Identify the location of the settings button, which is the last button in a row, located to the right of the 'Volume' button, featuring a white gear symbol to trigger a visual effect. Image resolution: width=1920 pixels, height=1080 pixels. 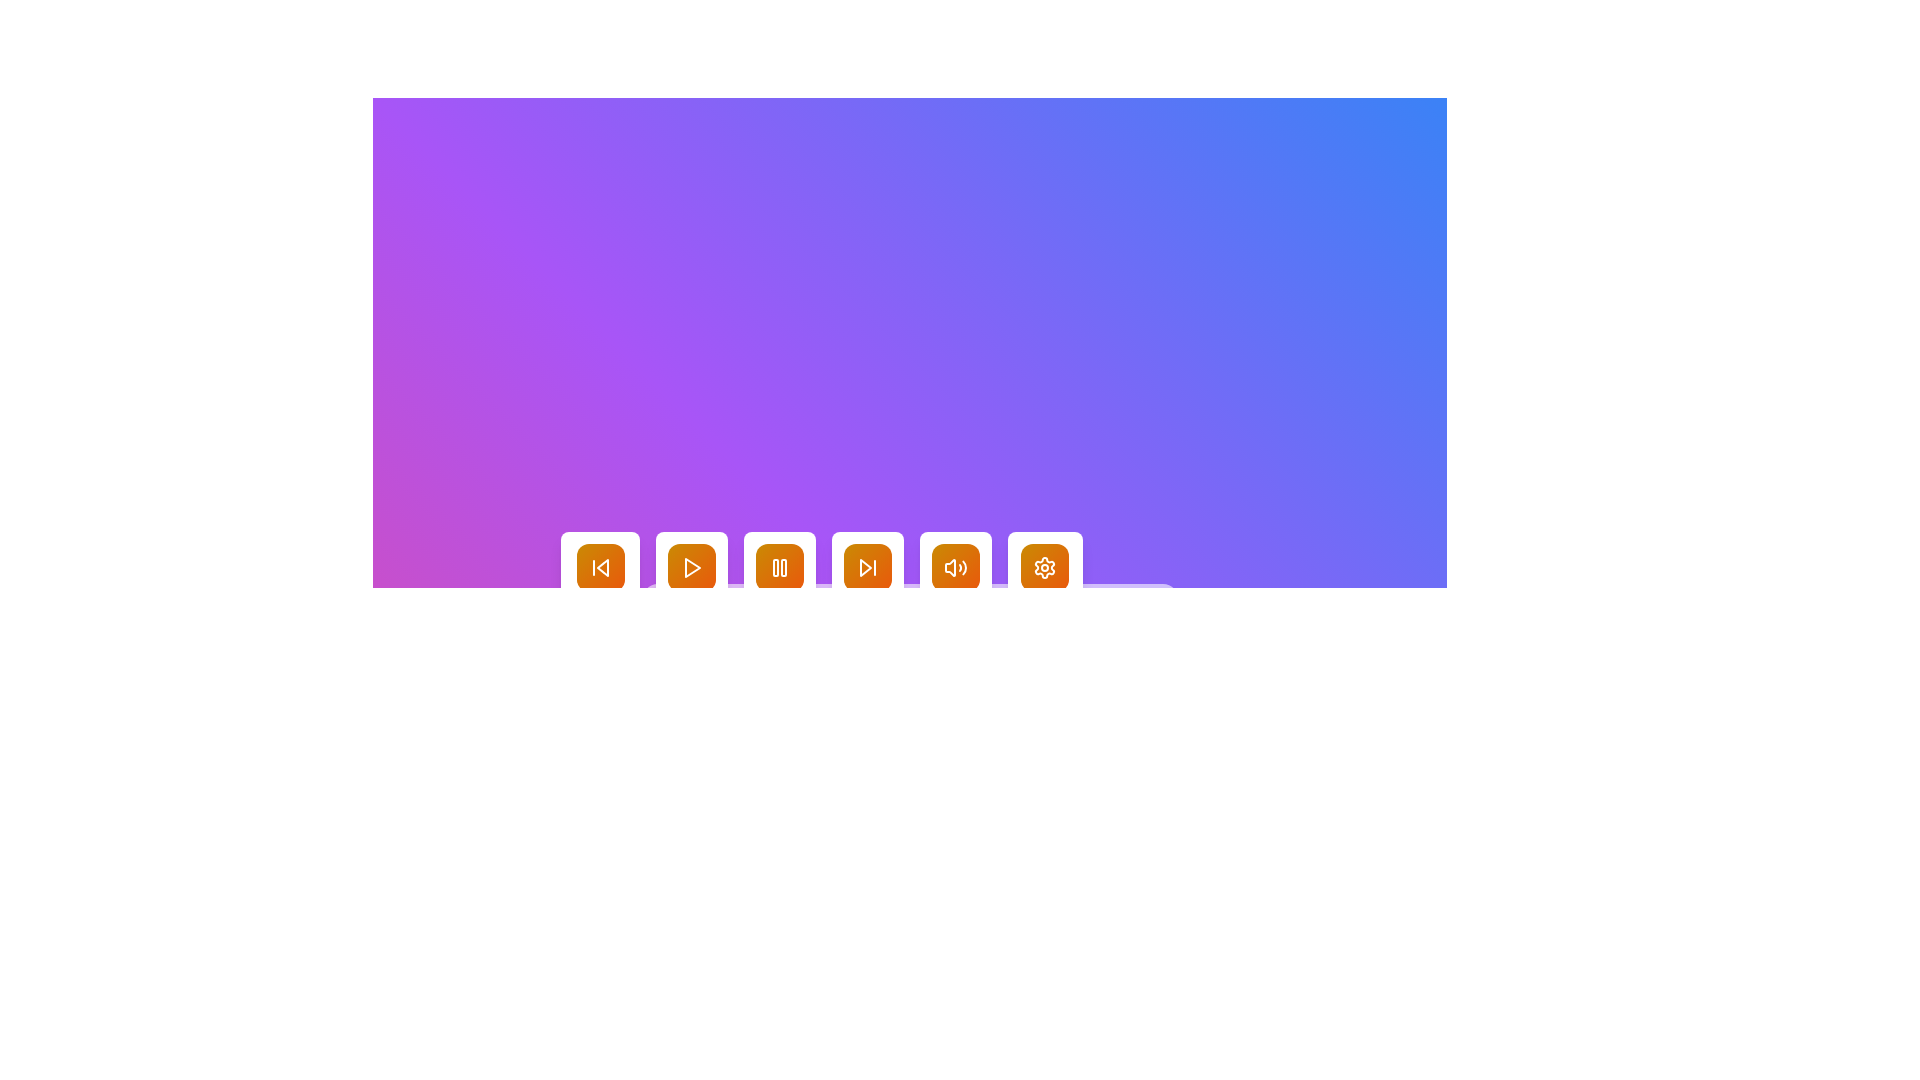
(1044, 582).